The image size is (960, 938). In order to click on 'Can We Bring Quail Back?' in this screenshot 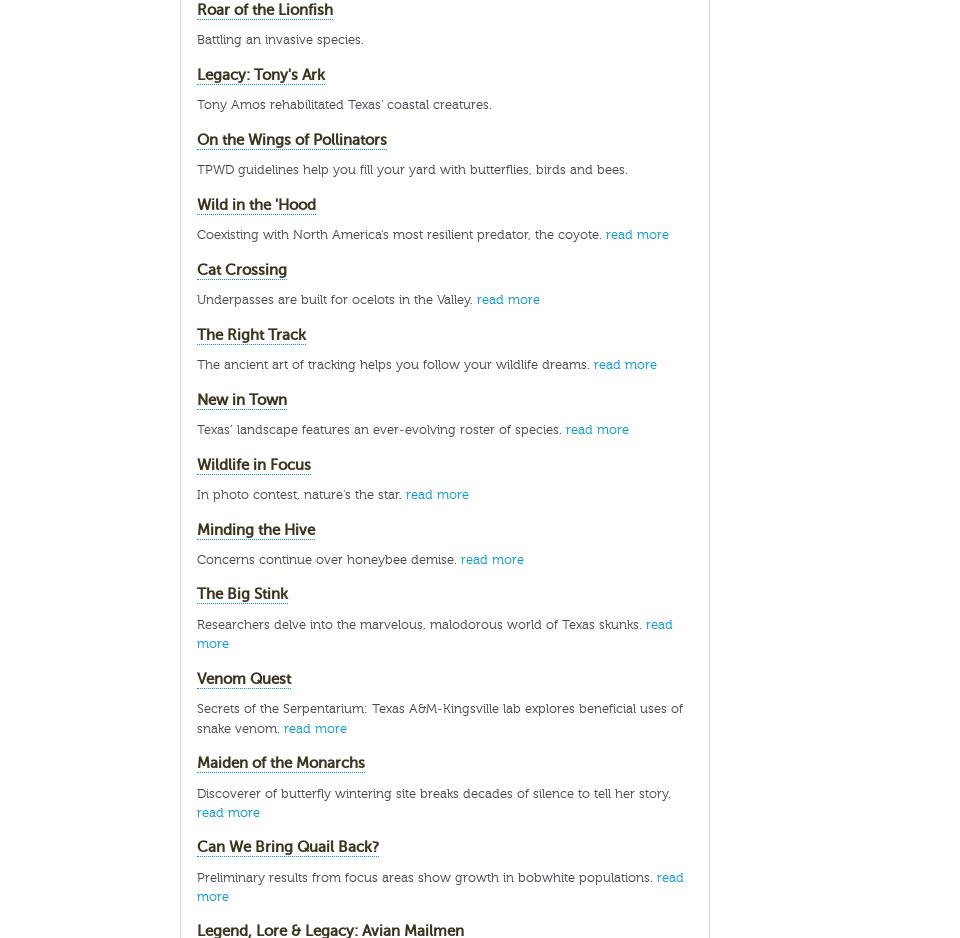, I will do `click(287, 846)`.